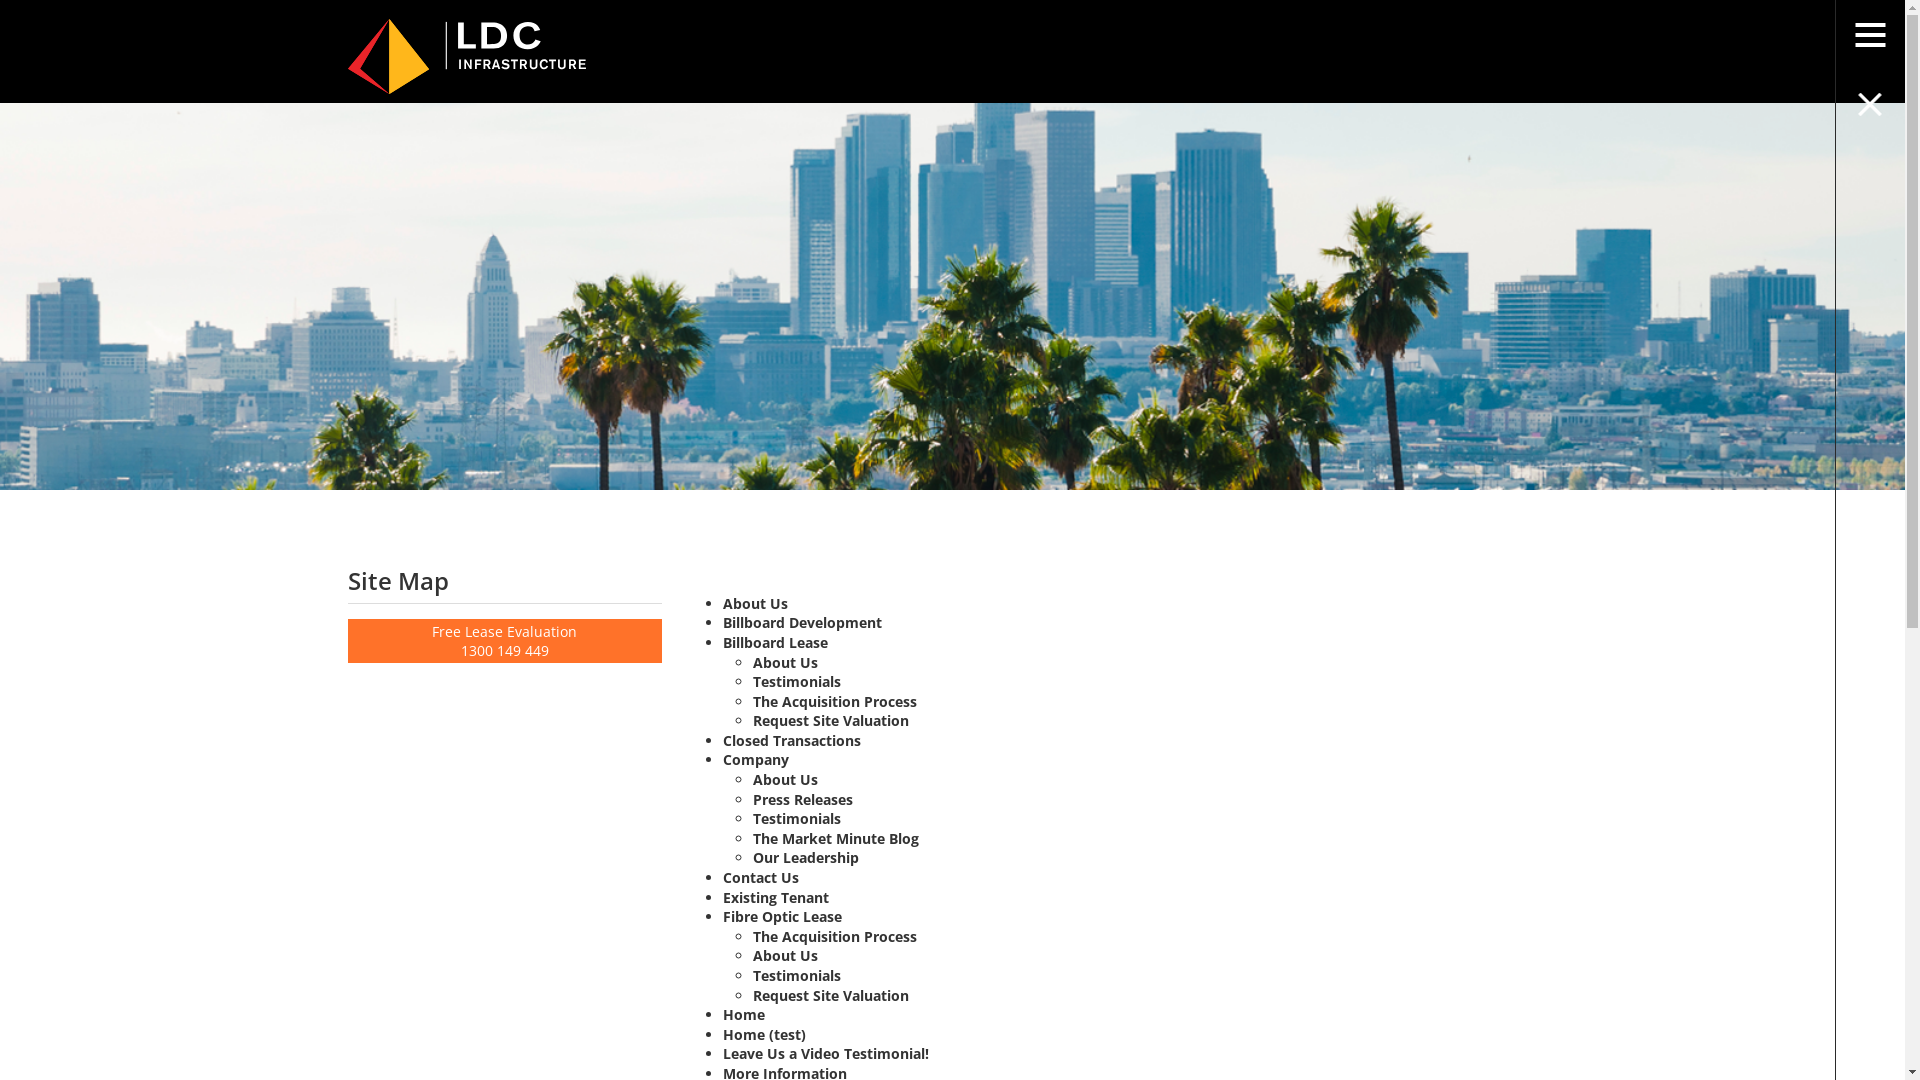  What do you see at coordinates (784, 954) in the screenshot?
I see `'About Us'` at bounding box center [784, 954].